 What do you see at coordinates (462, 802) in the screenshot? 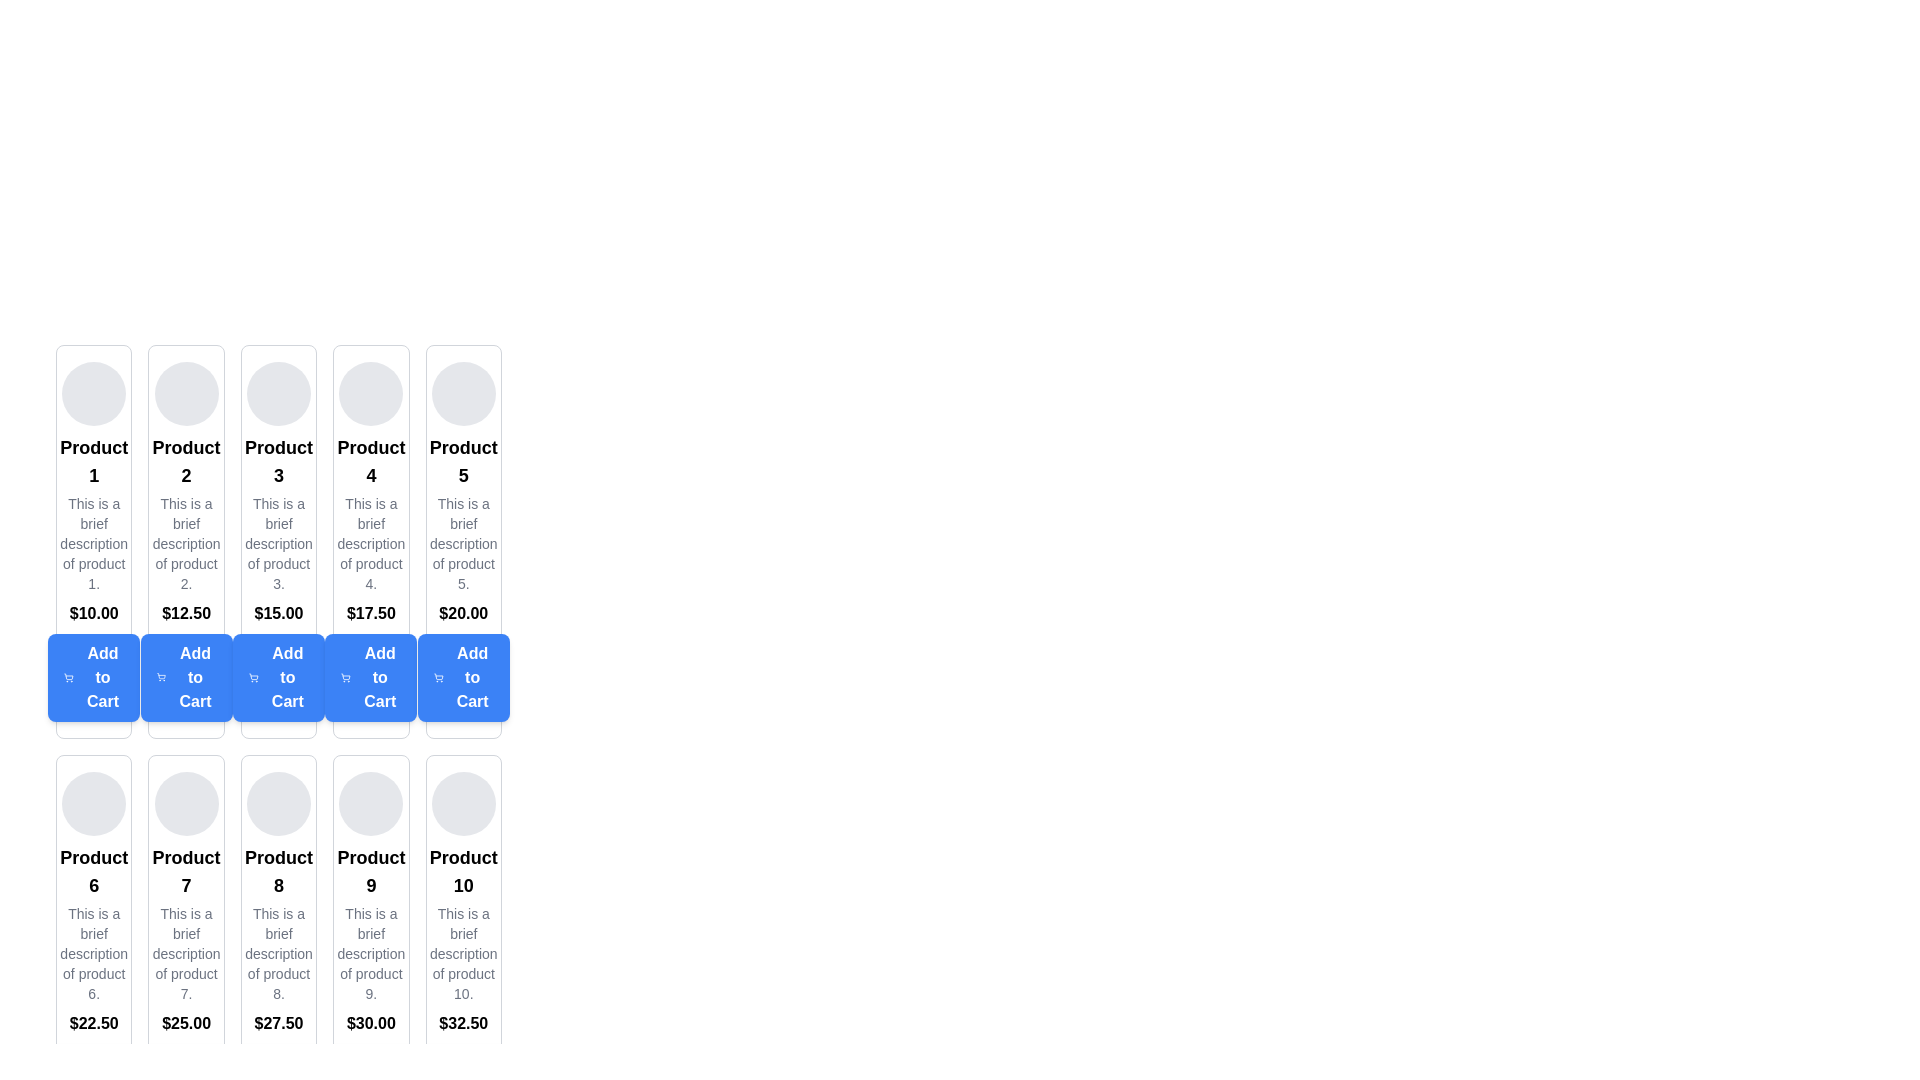
I see `the circular, light gray image placeholder at the top of the 'Product 10' card in the tenth column of the grid layout` at bounding box center [462, 802].